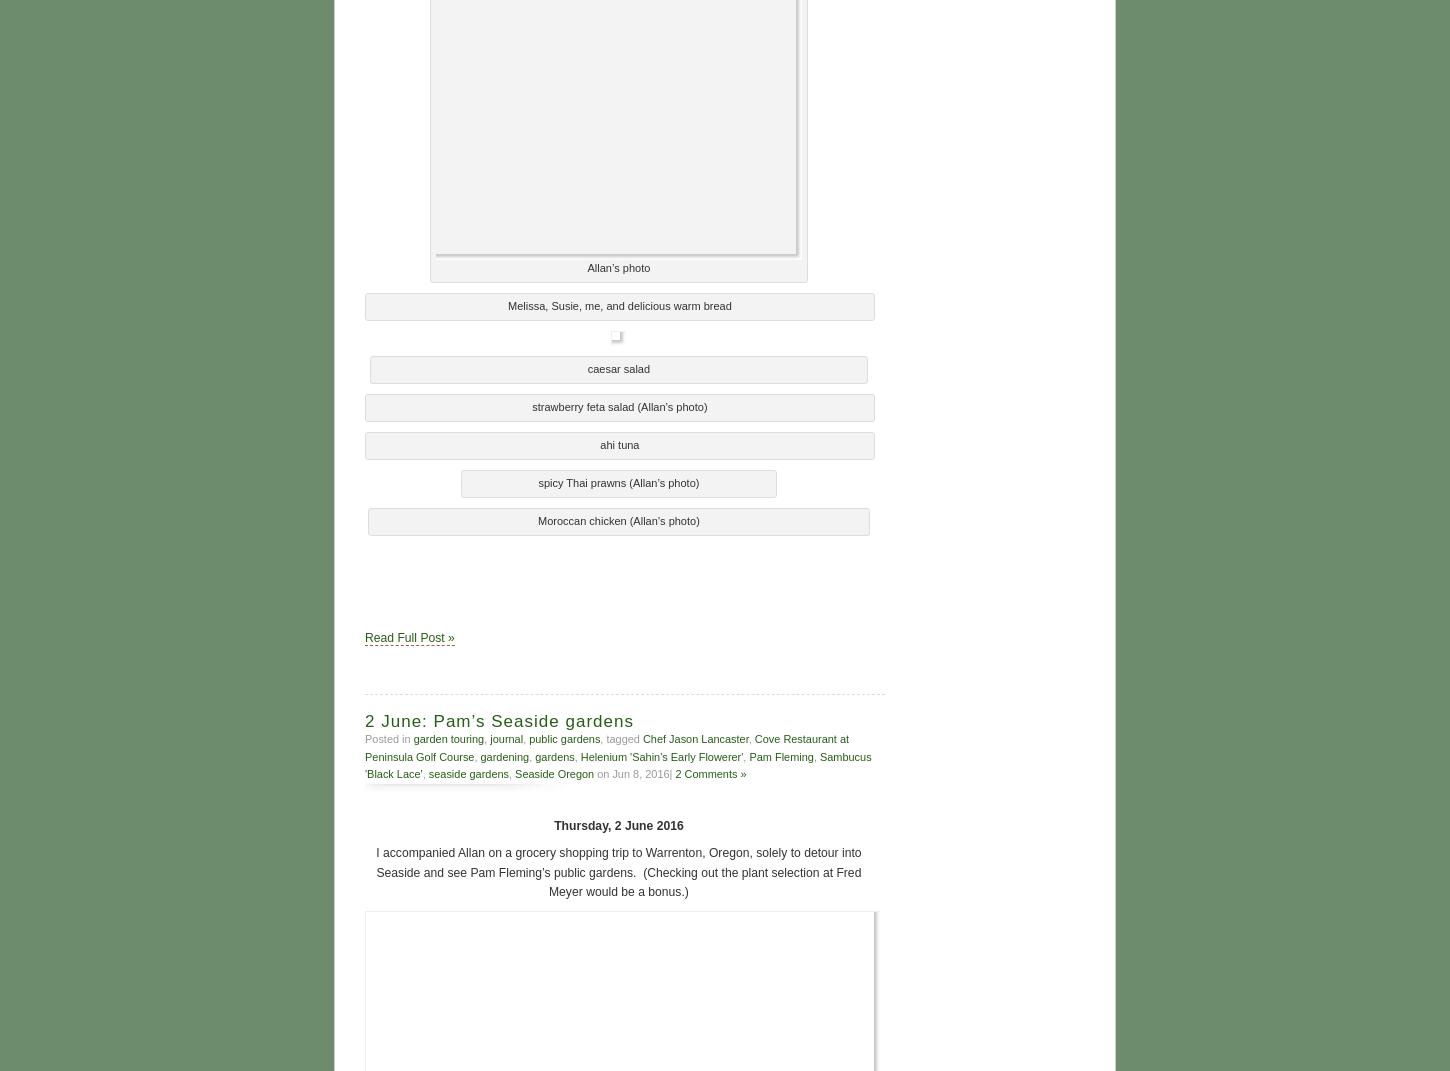  Describe the element at coordinates (504, 753) in the screenshot. I see `'gardening'` at that location.